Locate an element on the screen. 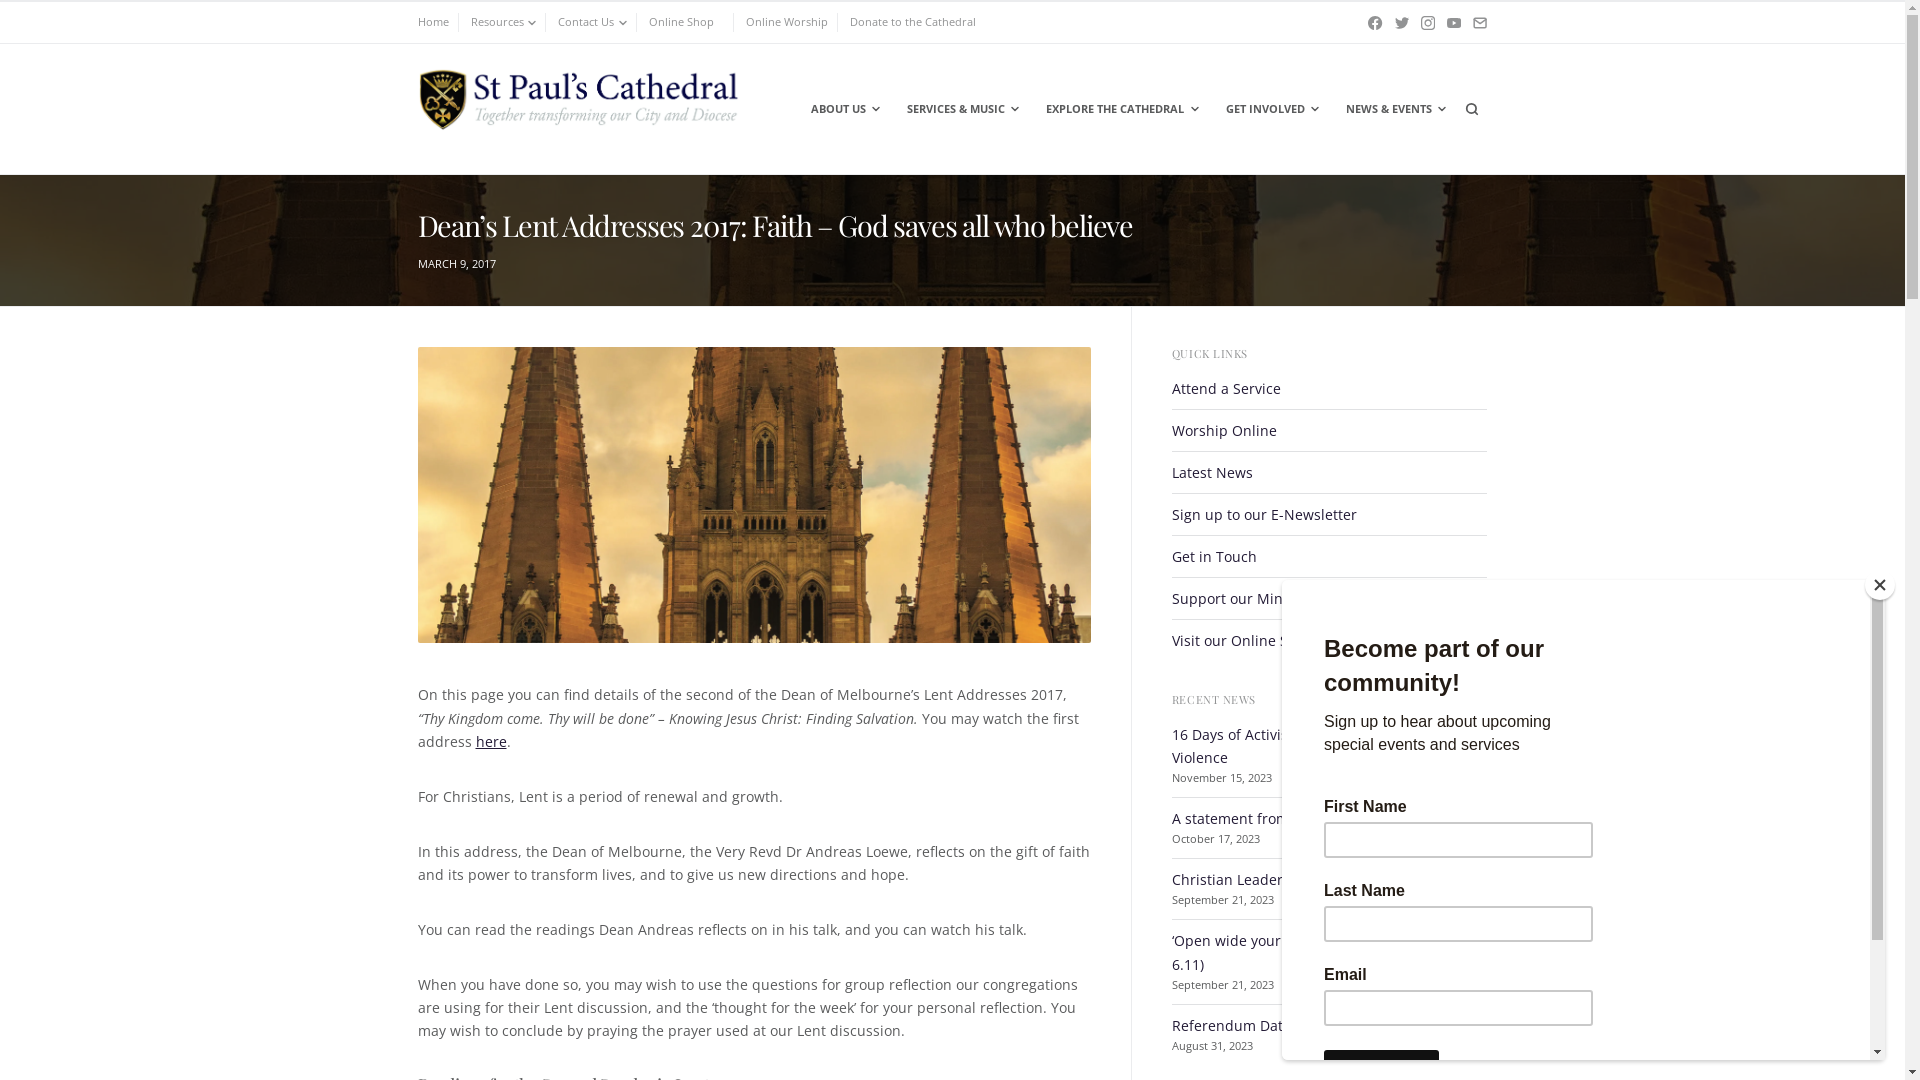 This screenshot has height=1080, width=1920. 'Resources' is located at coordinates (503, 22).